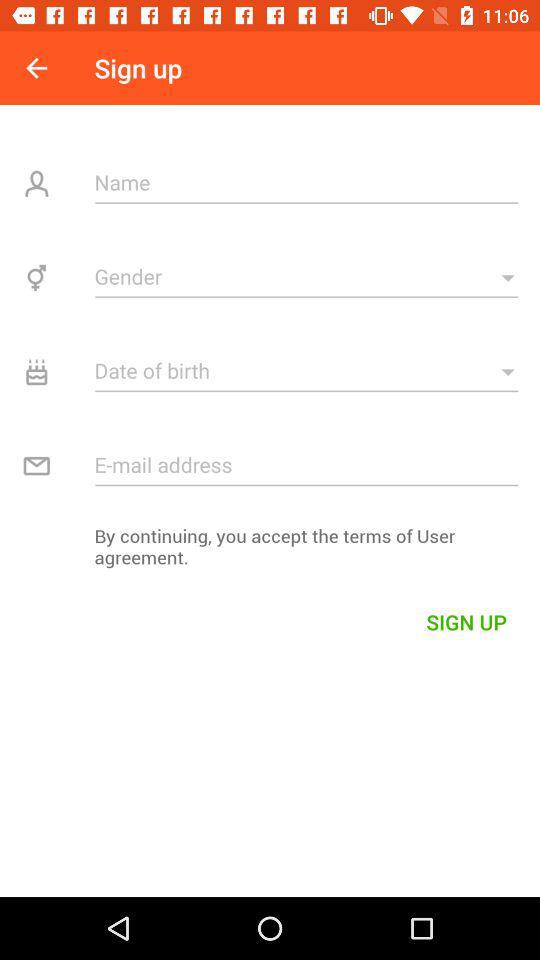 The image size is (540, 960). What do you see at coordinates (306, 182) in the screenshot?
I see `name entry field` at bounding box center [306, 182].